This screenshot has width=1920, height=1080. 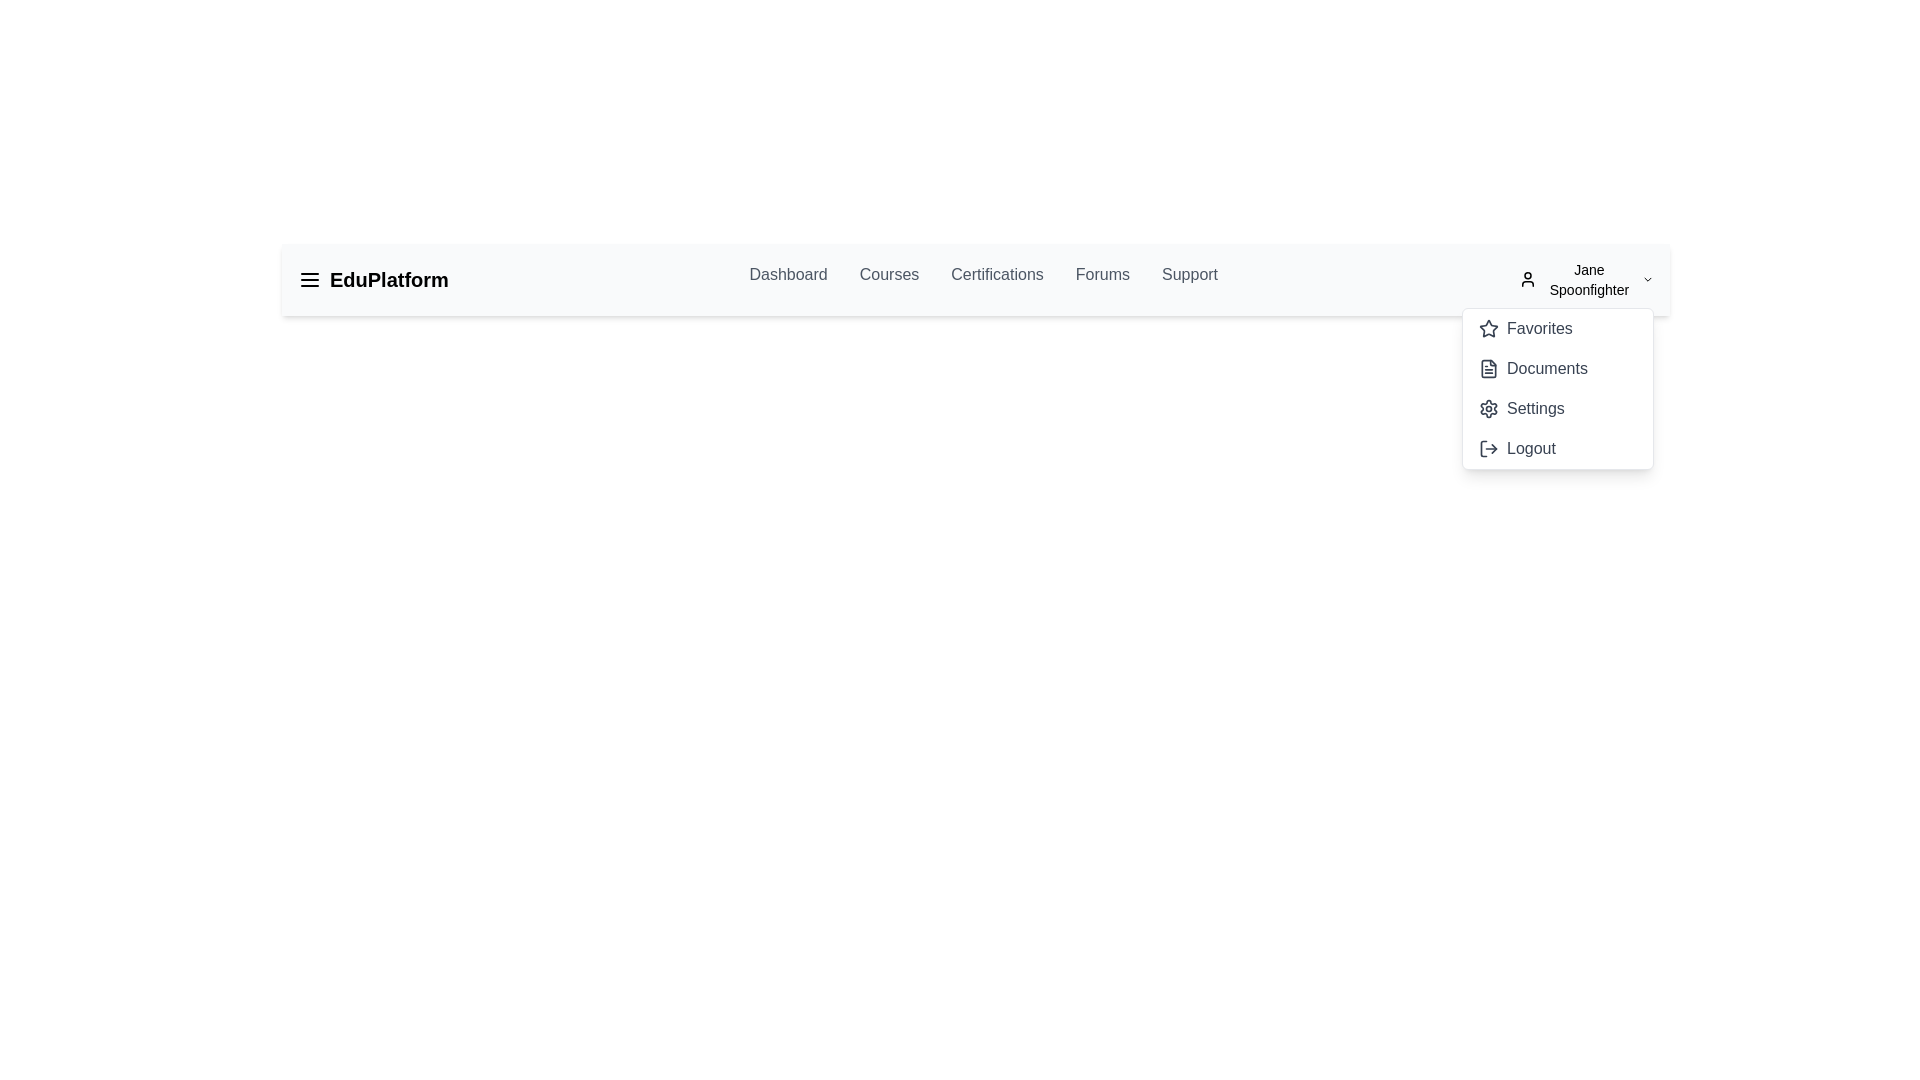 What do you see at coordinates (1488, 327) in the screenshot?
I see `the star-shaped icon with a hollow center located near the 'Favorites' text in the dropdown menu to initiate navigation associated with 'Favorites'` at bounding box center [1488, 327].